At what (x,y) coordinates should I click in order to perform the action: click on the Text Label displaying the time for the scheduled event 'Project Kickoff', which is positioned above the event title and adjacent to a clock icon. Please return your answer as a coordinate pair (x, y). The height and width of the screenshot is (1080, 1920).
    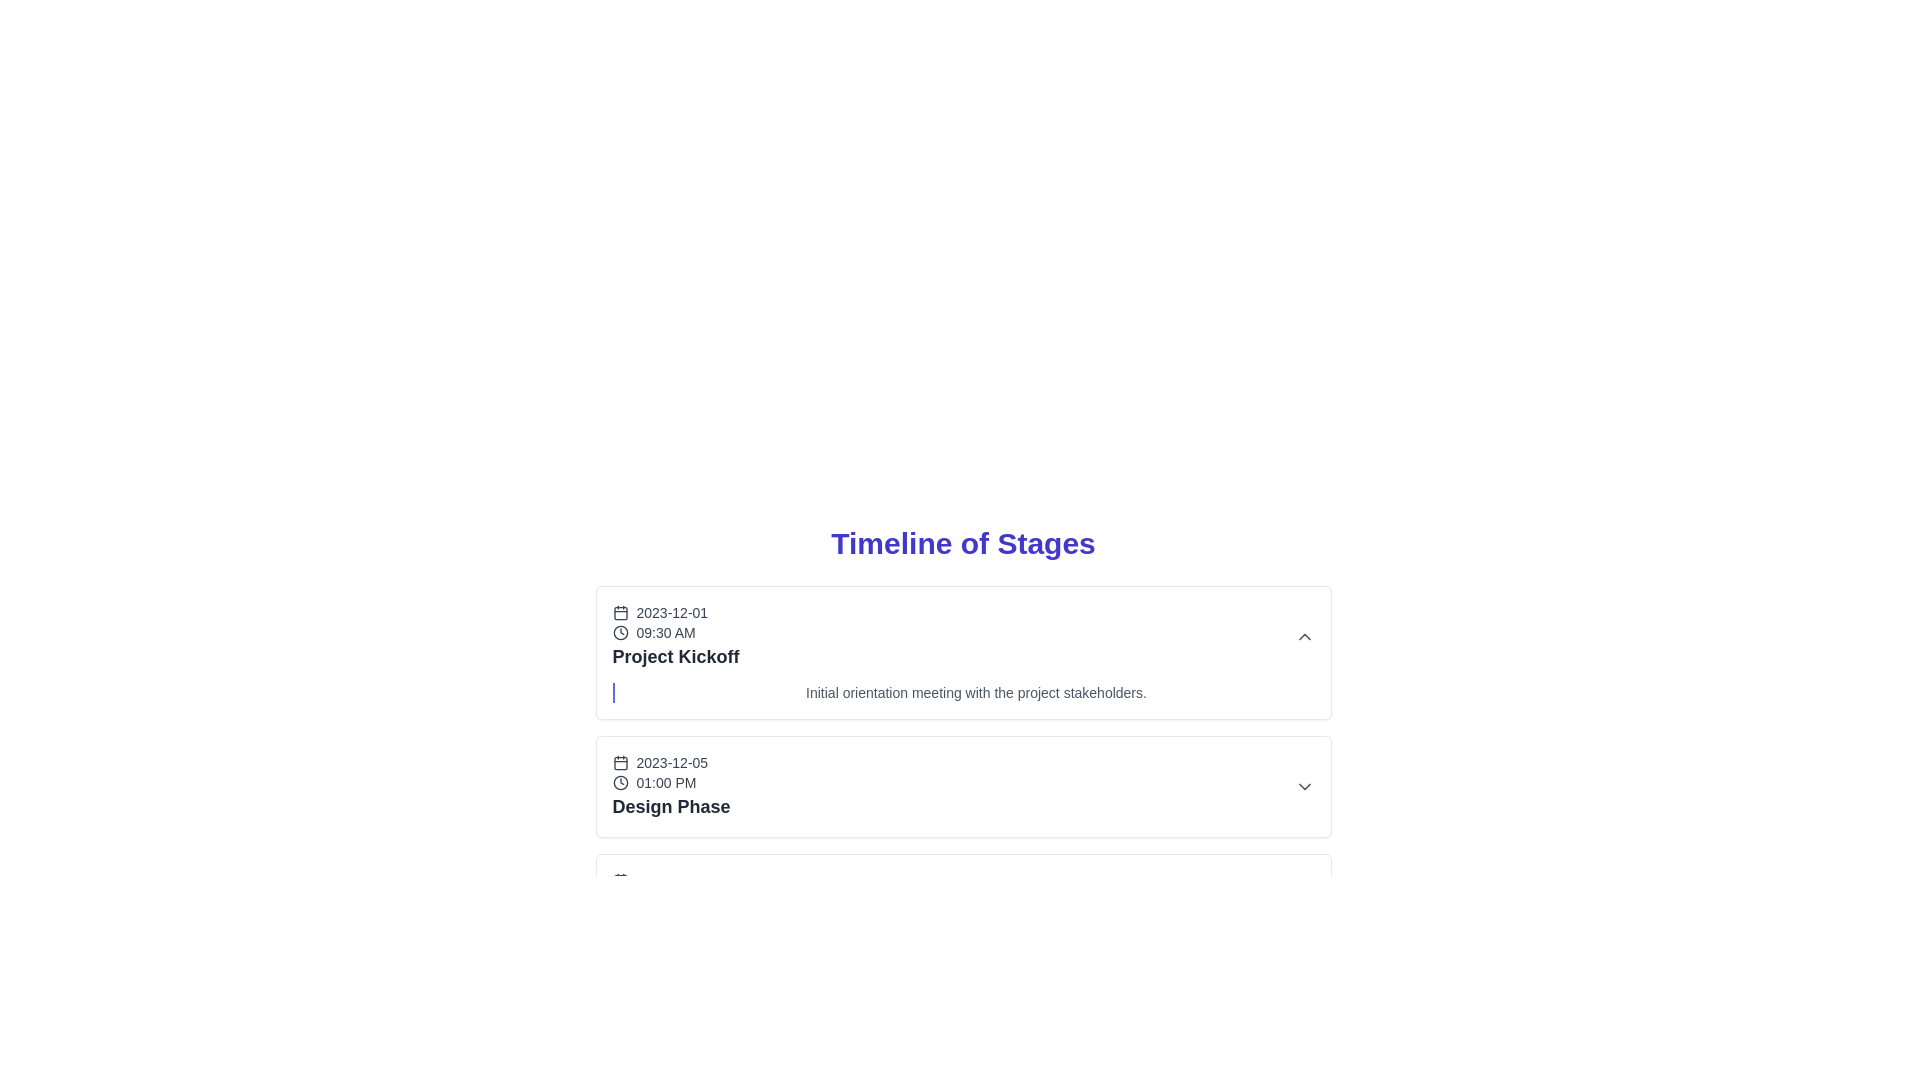
    Looking at the image, I should click on (676, 632).